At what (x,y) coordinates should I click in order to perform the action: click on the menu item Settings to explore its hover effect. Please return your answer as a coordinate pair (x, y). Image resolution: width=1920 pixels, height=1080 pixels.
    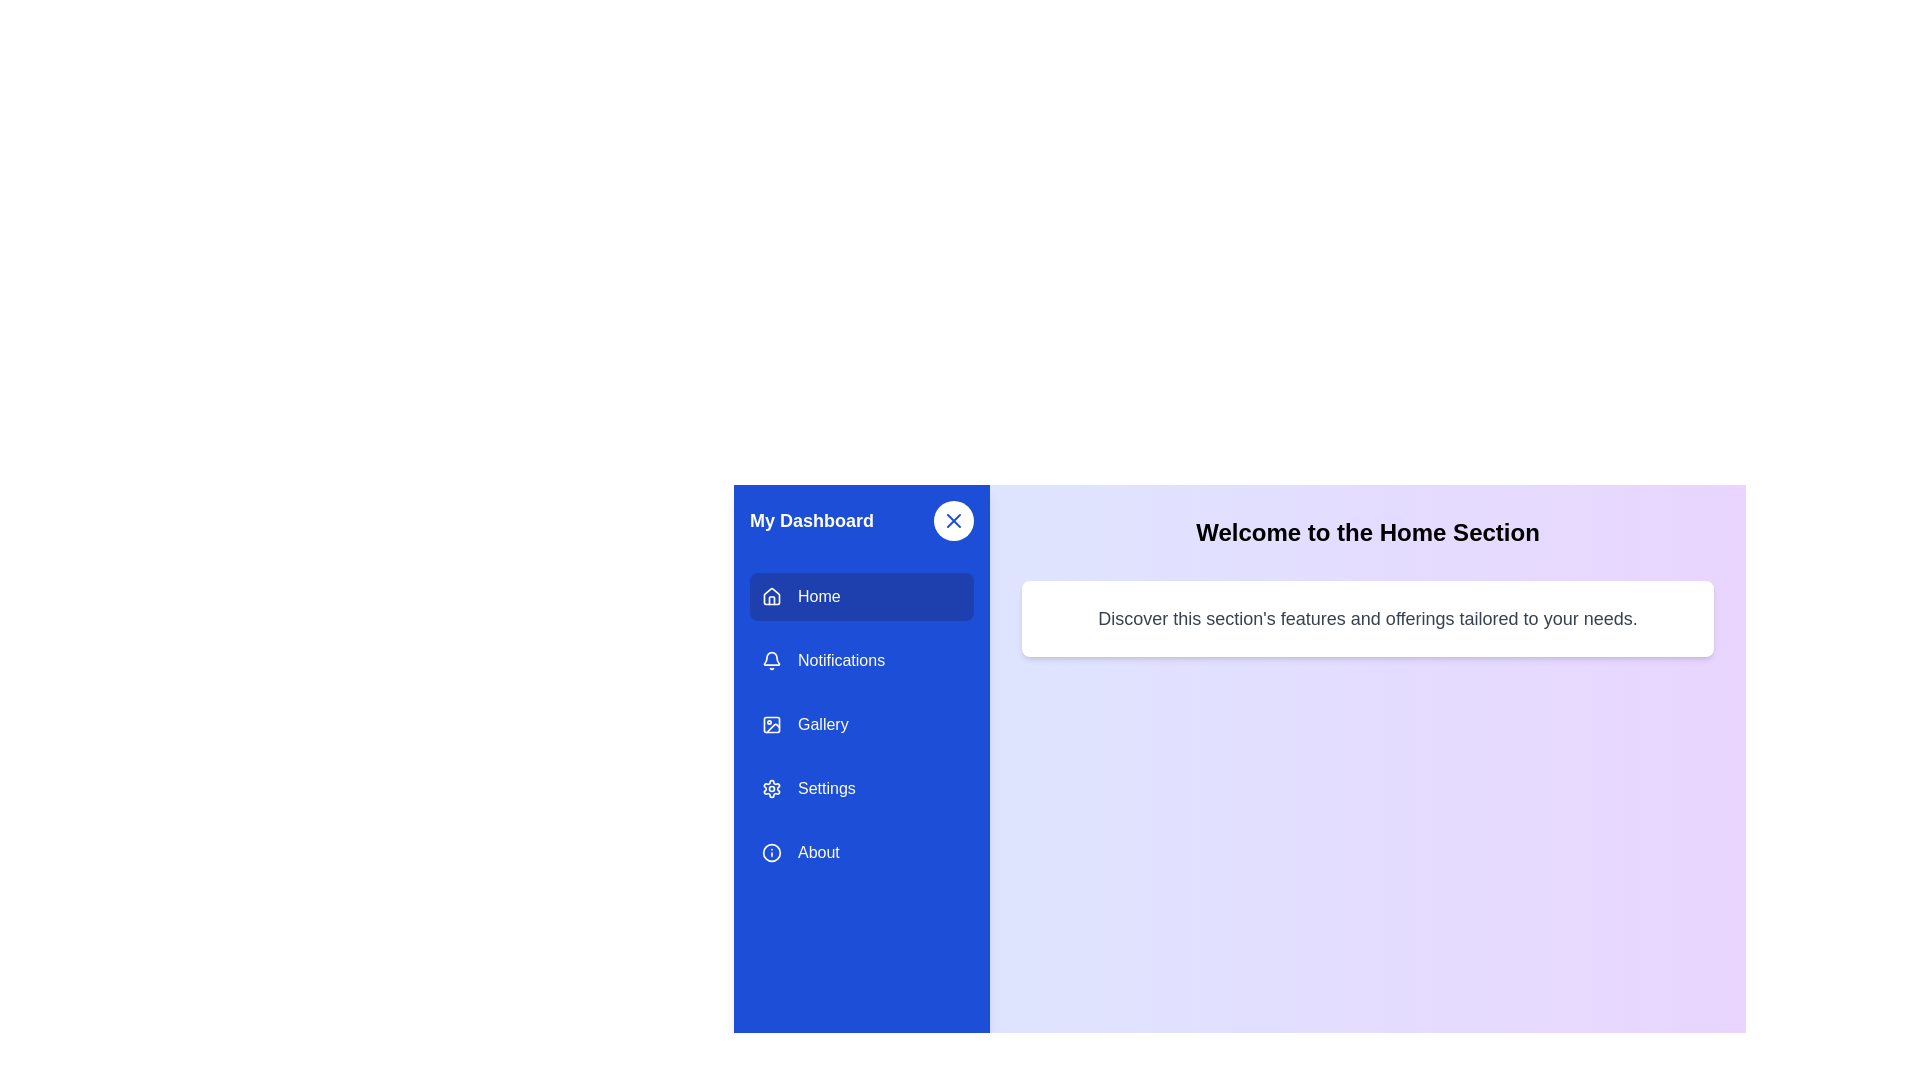
    Looking at the image, I should click on (862, 788).